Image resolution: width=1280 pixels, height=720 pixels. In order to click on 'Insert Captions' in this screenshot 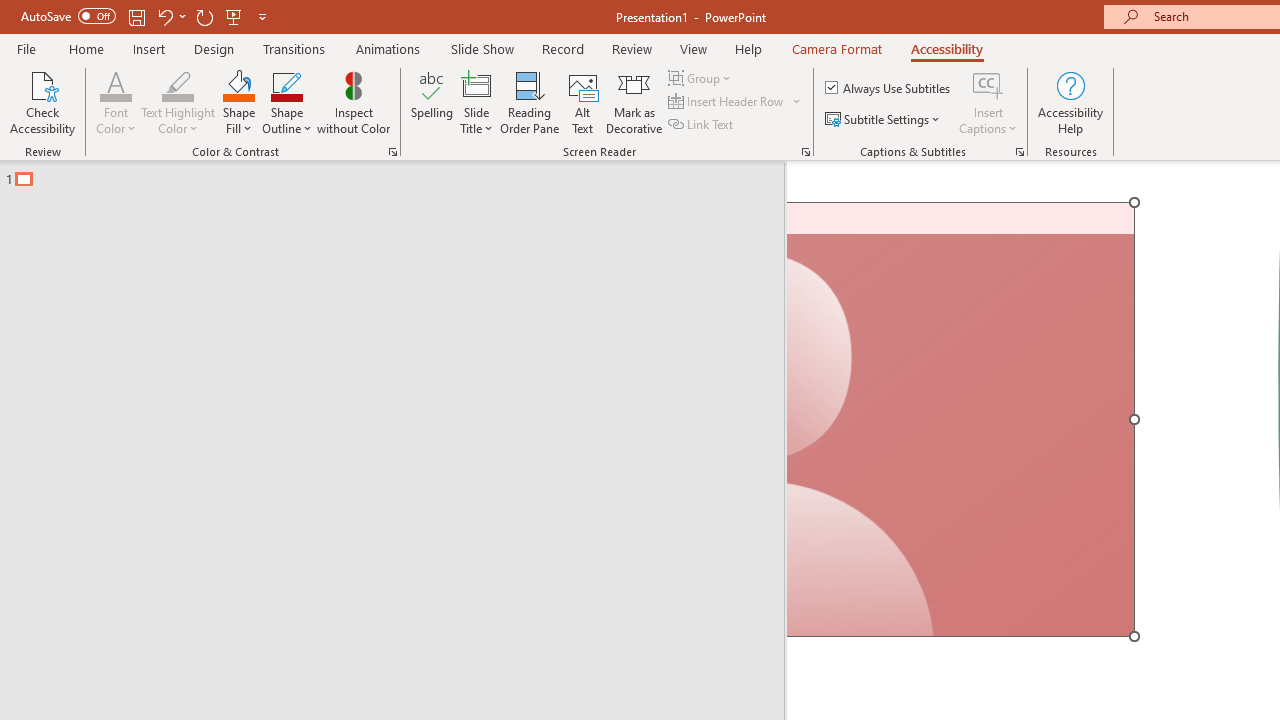, I will do `click(988, 84)`.